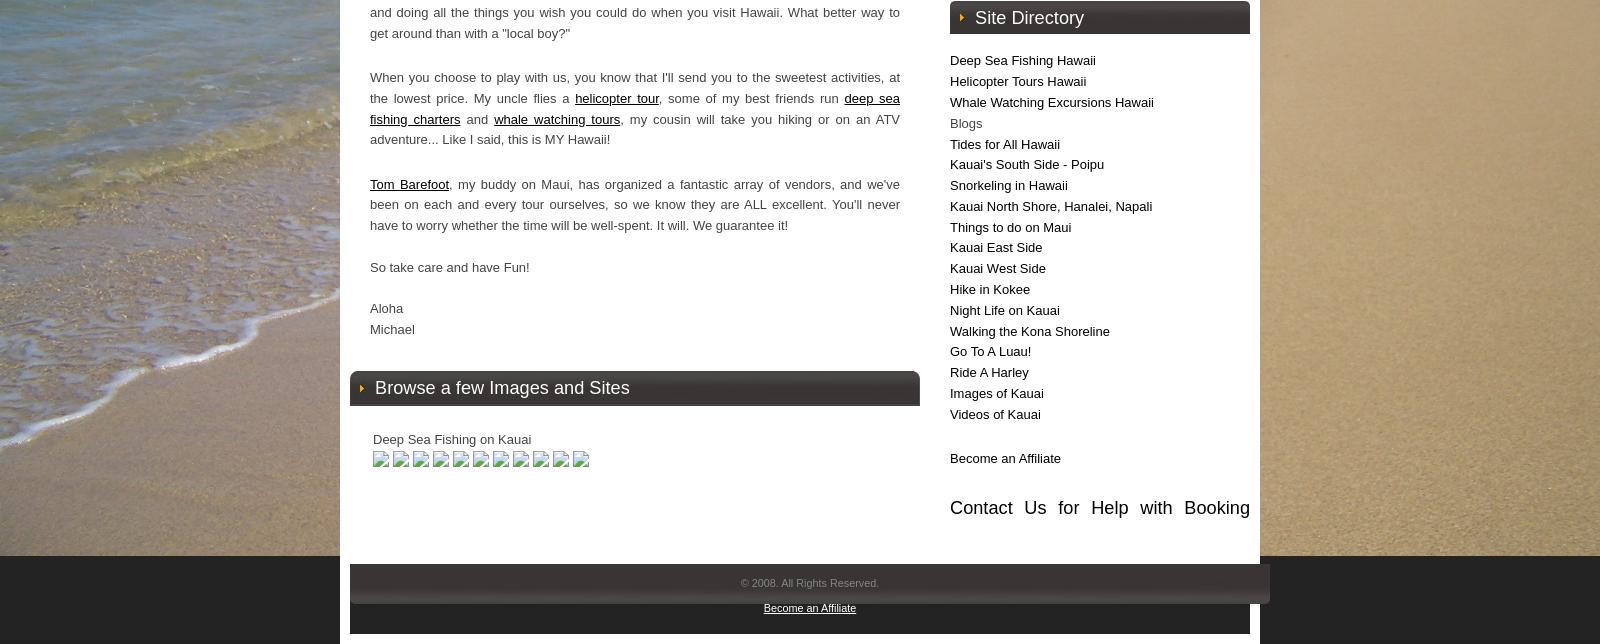  What do you see at coordinates (408, 183) in the screenshot?
I see `'Tom Barefoot'` at bounding box center [408, 183].